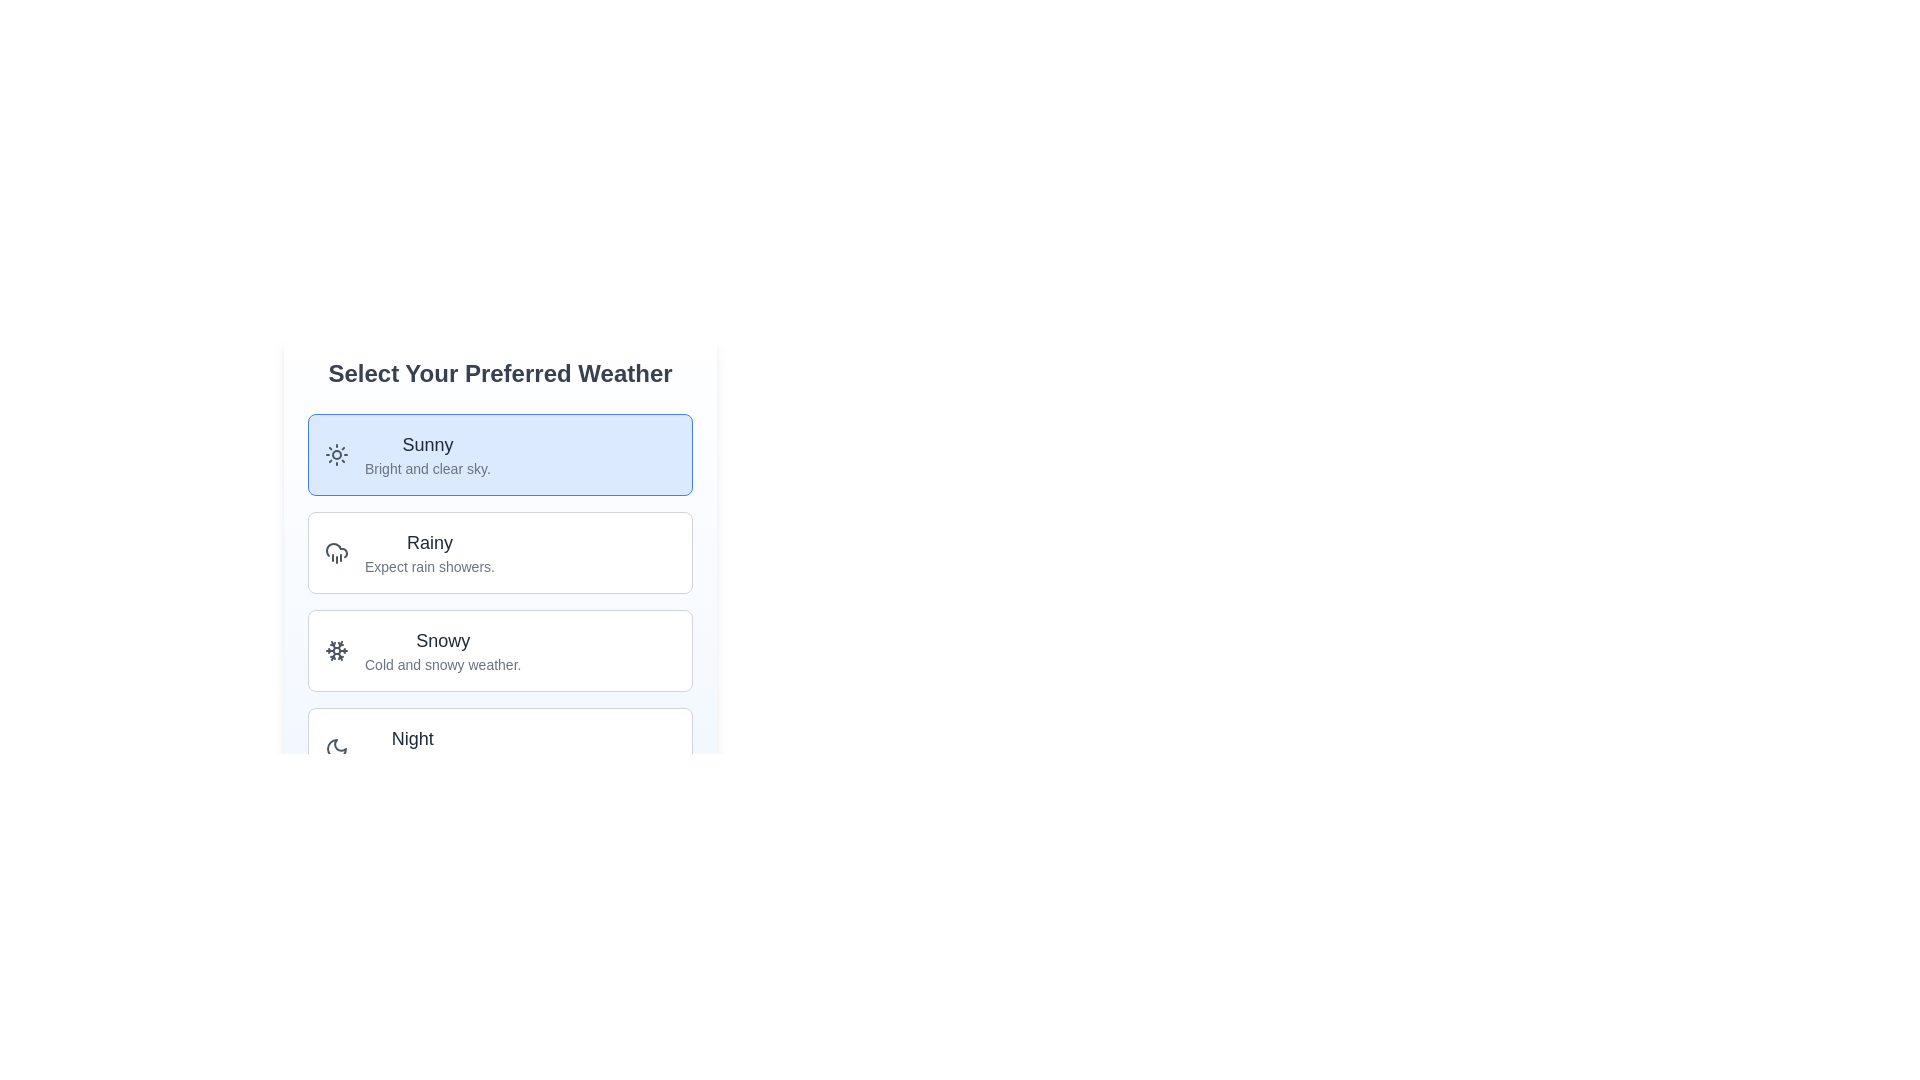  What do you see at coordinates (411, 748) in the screenshot?
I see `the third item in the weather options list labeled 'Night' with a description 'Clear night sky.'` at bounding box center [411, 748].